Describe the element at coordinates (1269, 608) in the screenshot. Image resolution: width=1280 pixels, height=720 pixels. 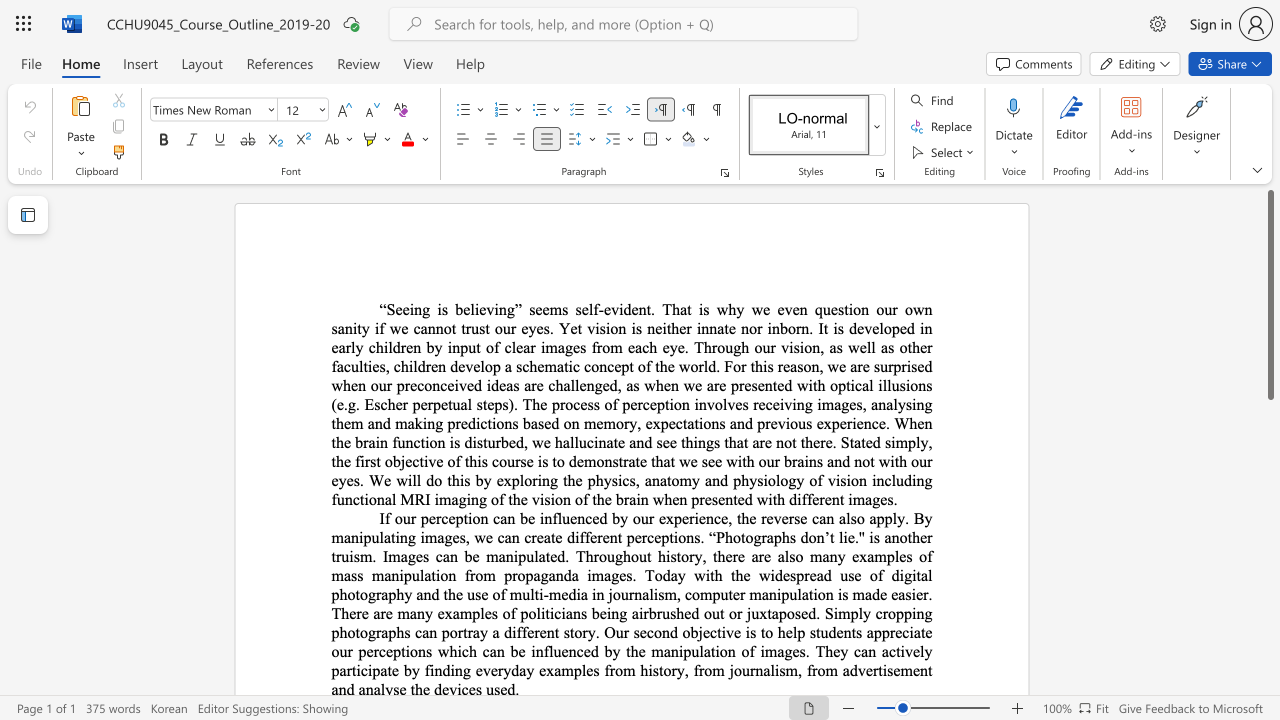
I see `the vertical scrollbar to lower the page content` at that location.